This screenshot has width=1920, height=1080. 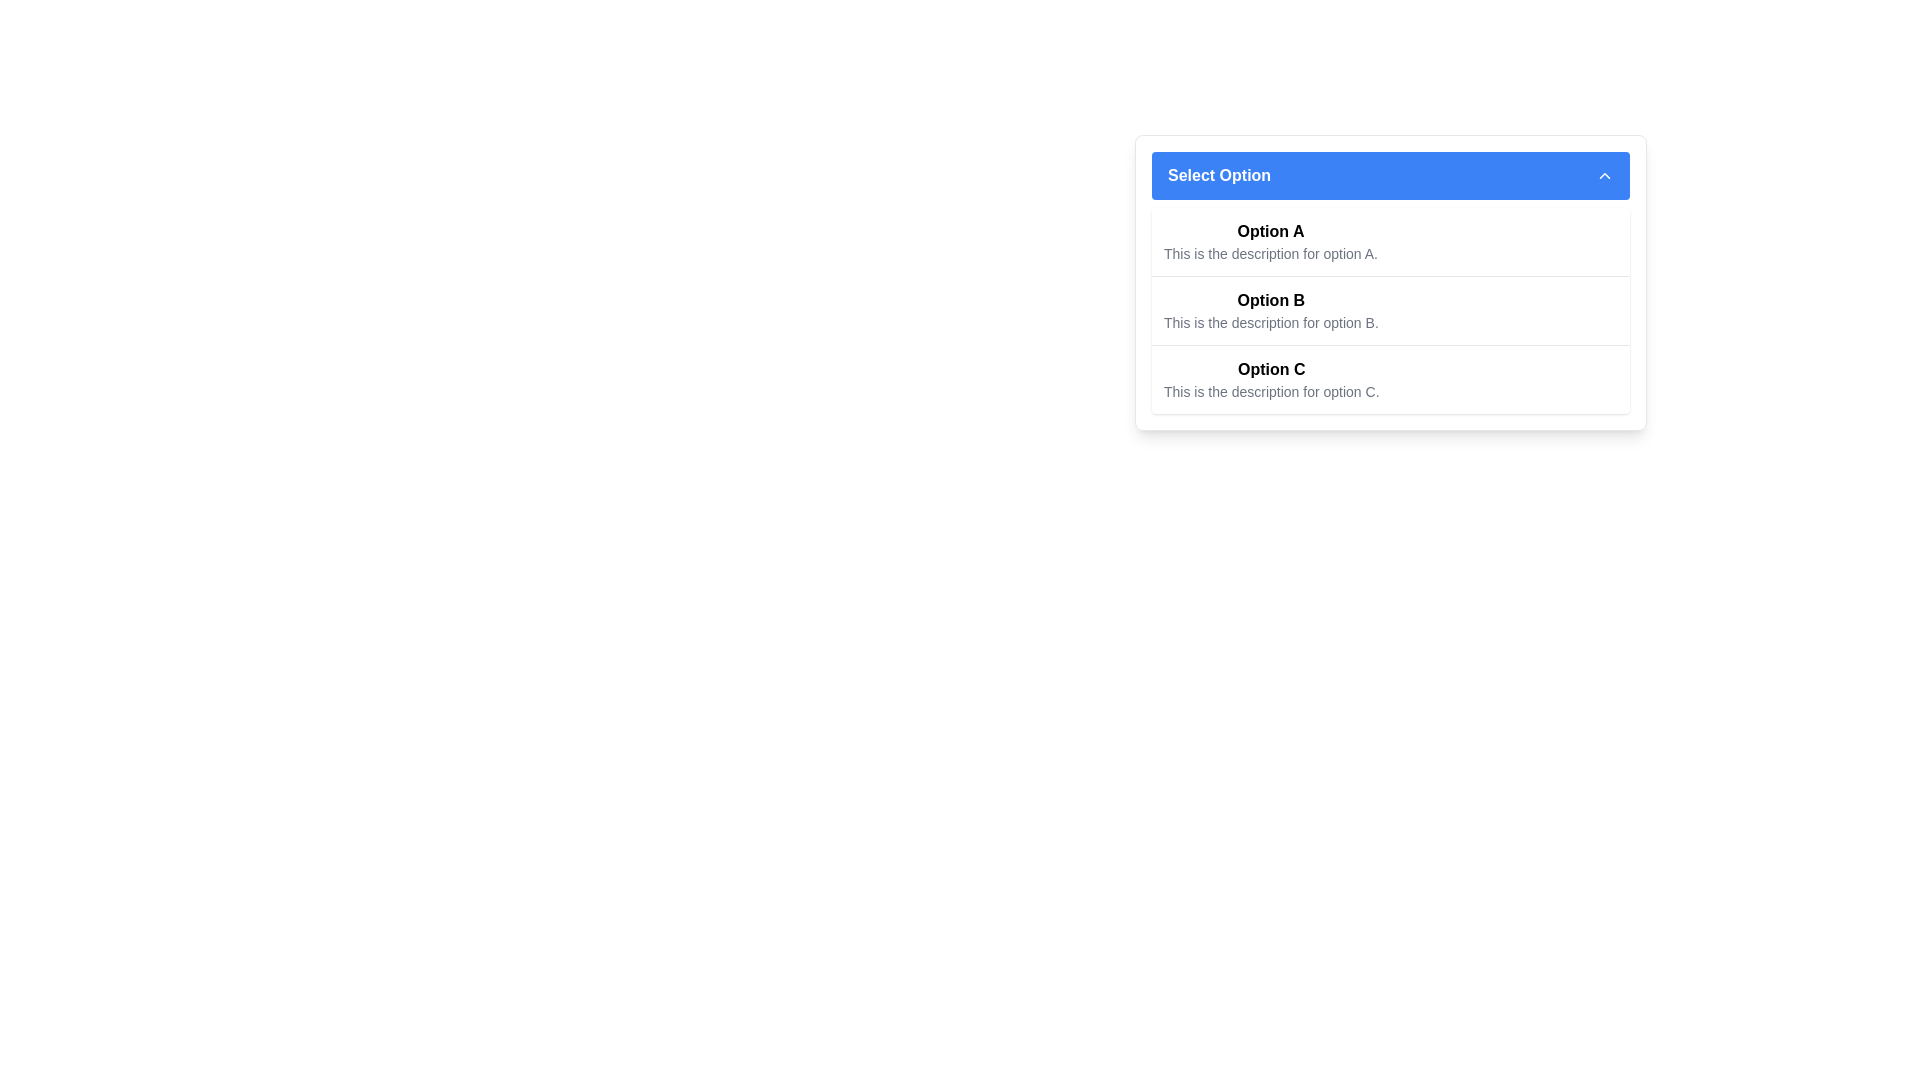 What do you see at coordinates (1390, 309) in the screenshot?
I see `the second entry in the vertically arranged list of options` at bounding box center [1390, 309].